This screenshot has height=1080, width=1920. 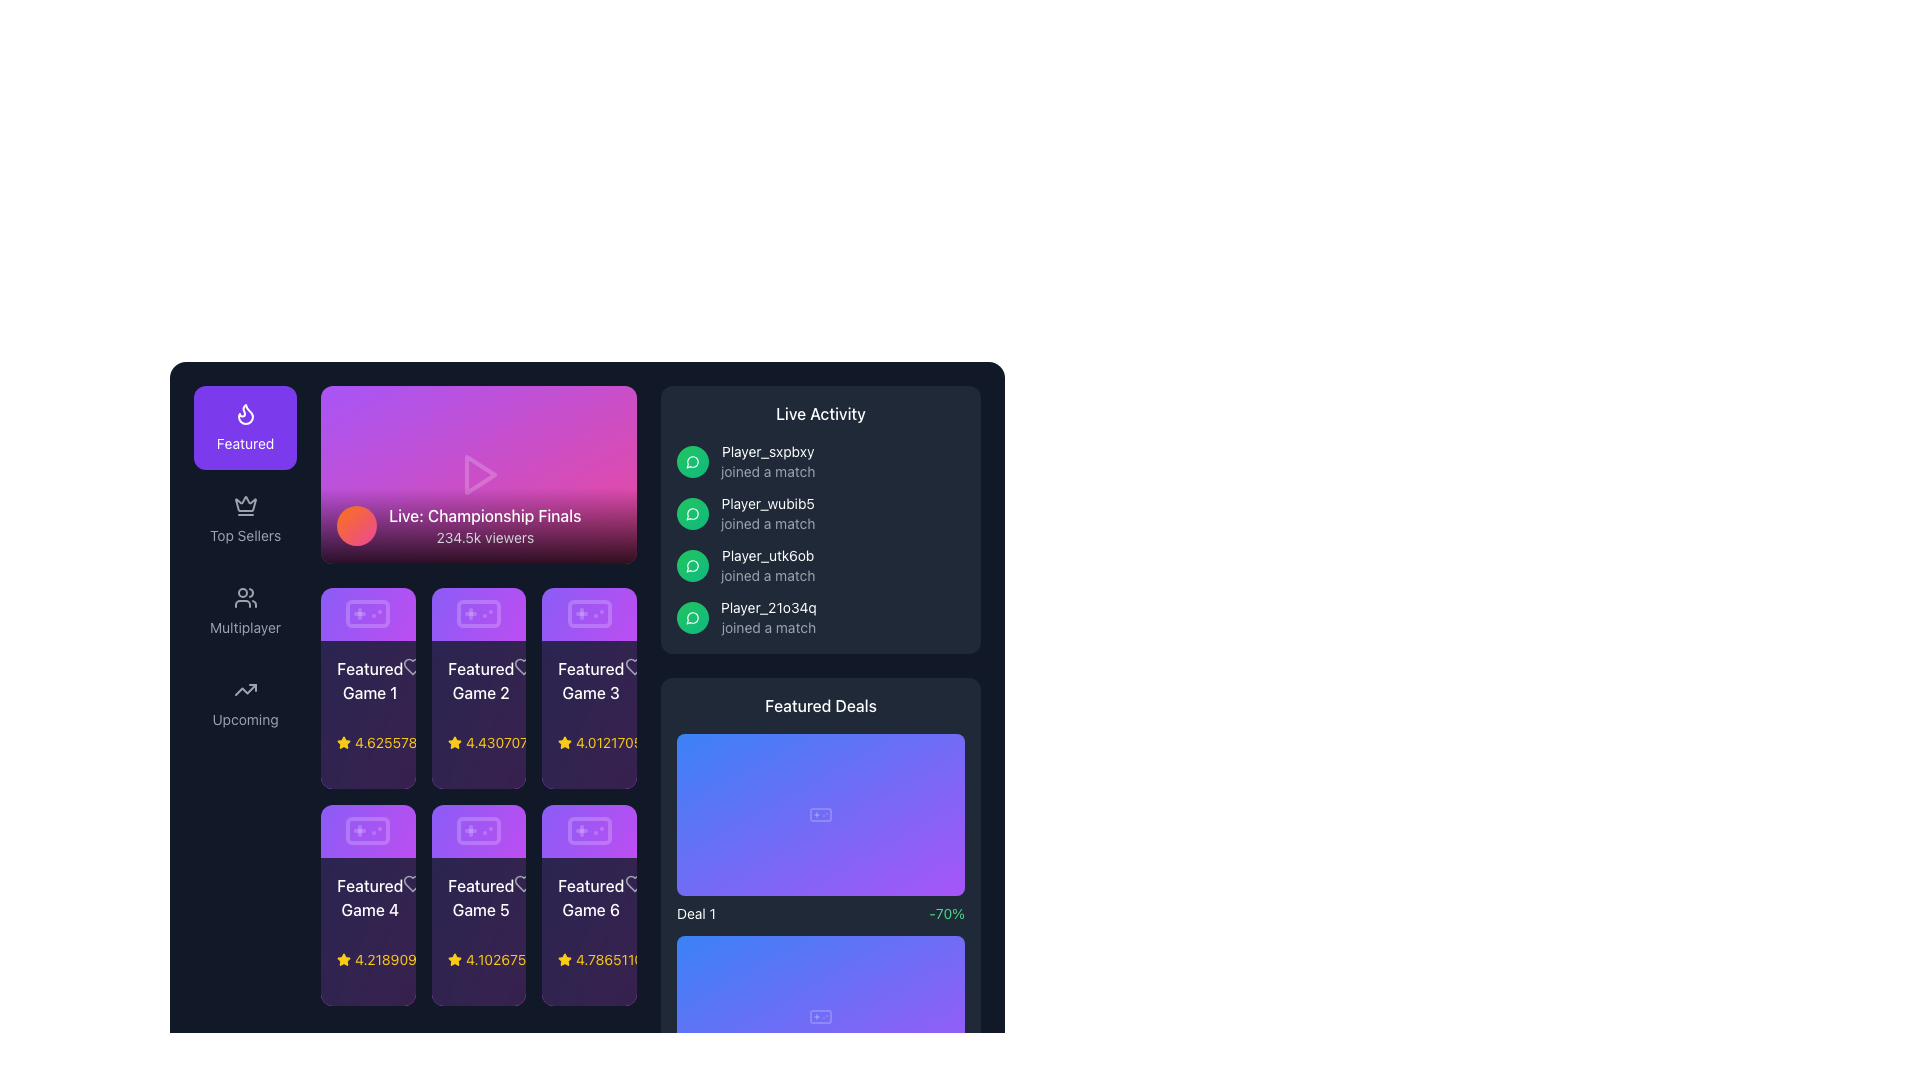 What do you see at coordinates (244, 596) in the screenshot?
I see `the SVG icon depicting a group of people, which is part of the 'Multiplayer' button in the left navigation panel` at bounding box center [244, 596].